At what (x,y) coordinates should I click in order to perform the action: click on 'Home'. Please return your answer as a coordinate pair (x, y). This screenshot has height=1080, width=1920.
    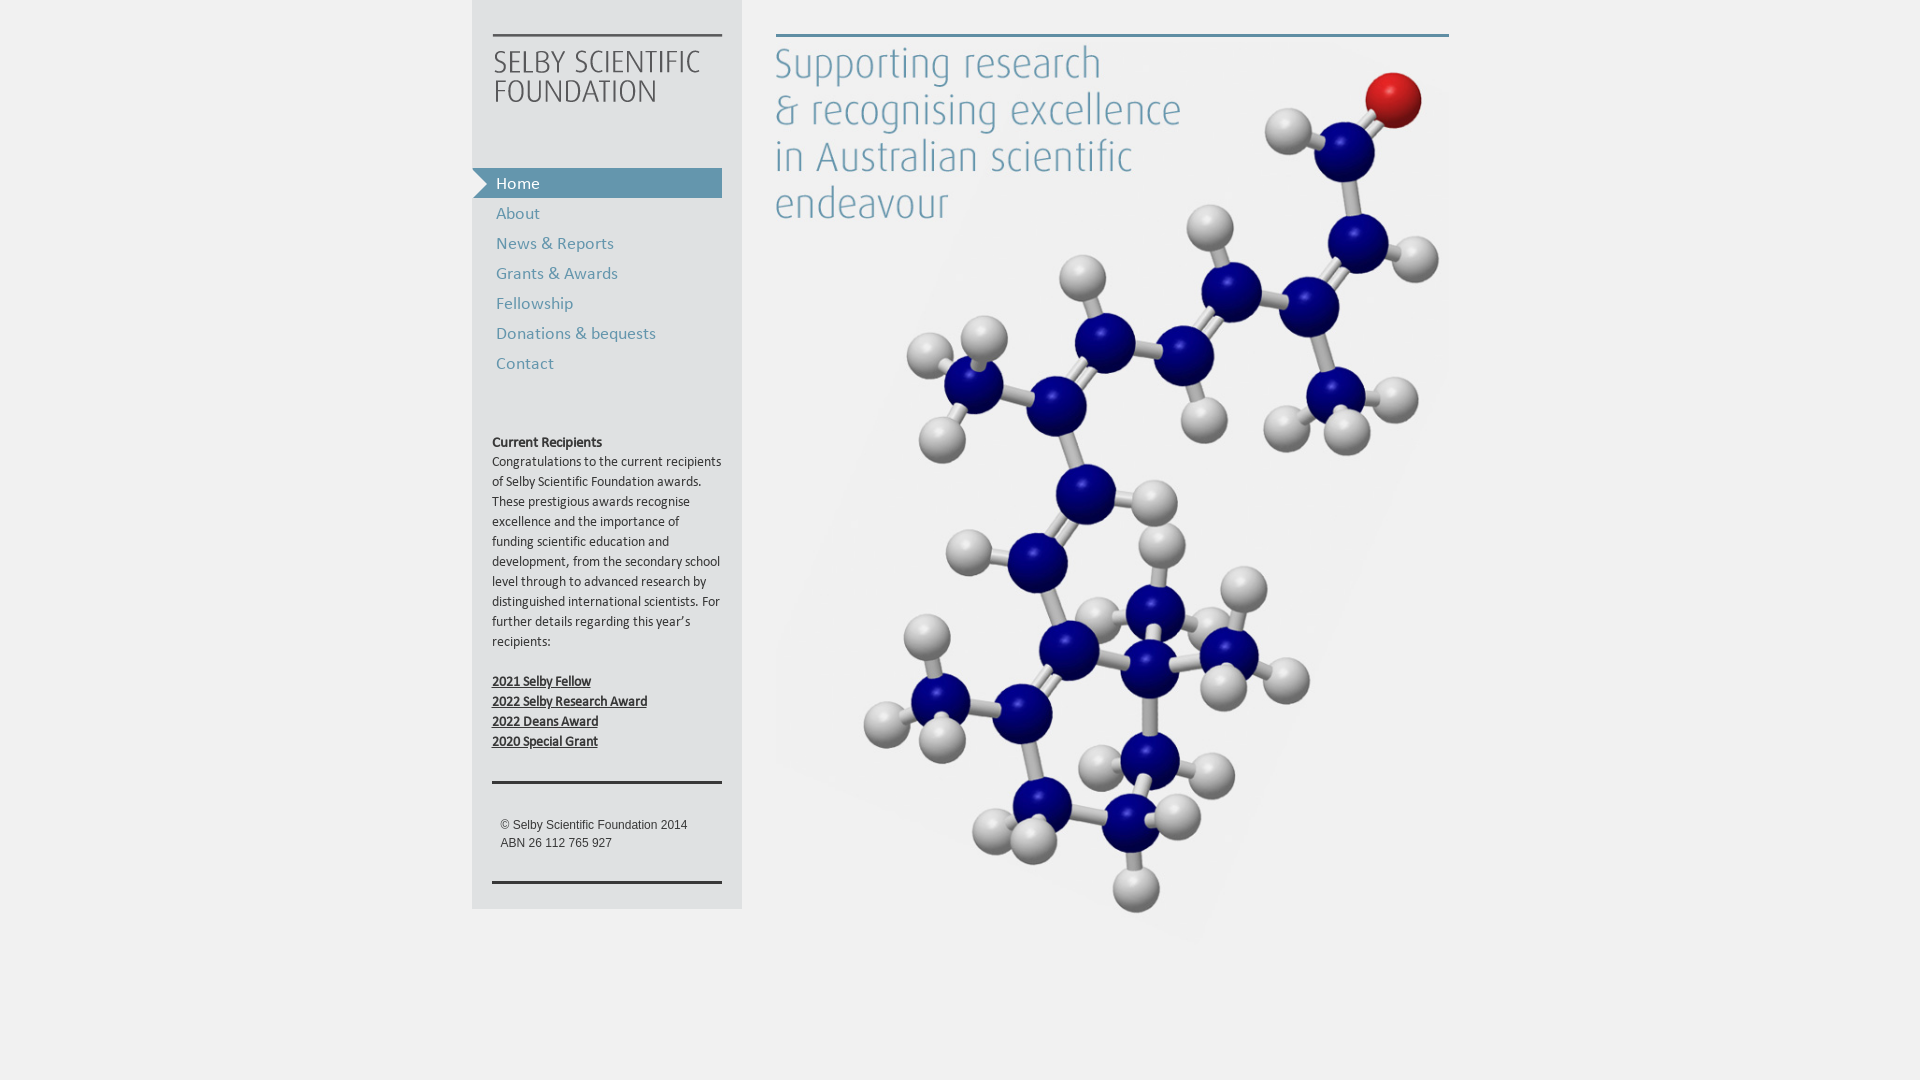
    Looking at the image, I should click on (595, 182).